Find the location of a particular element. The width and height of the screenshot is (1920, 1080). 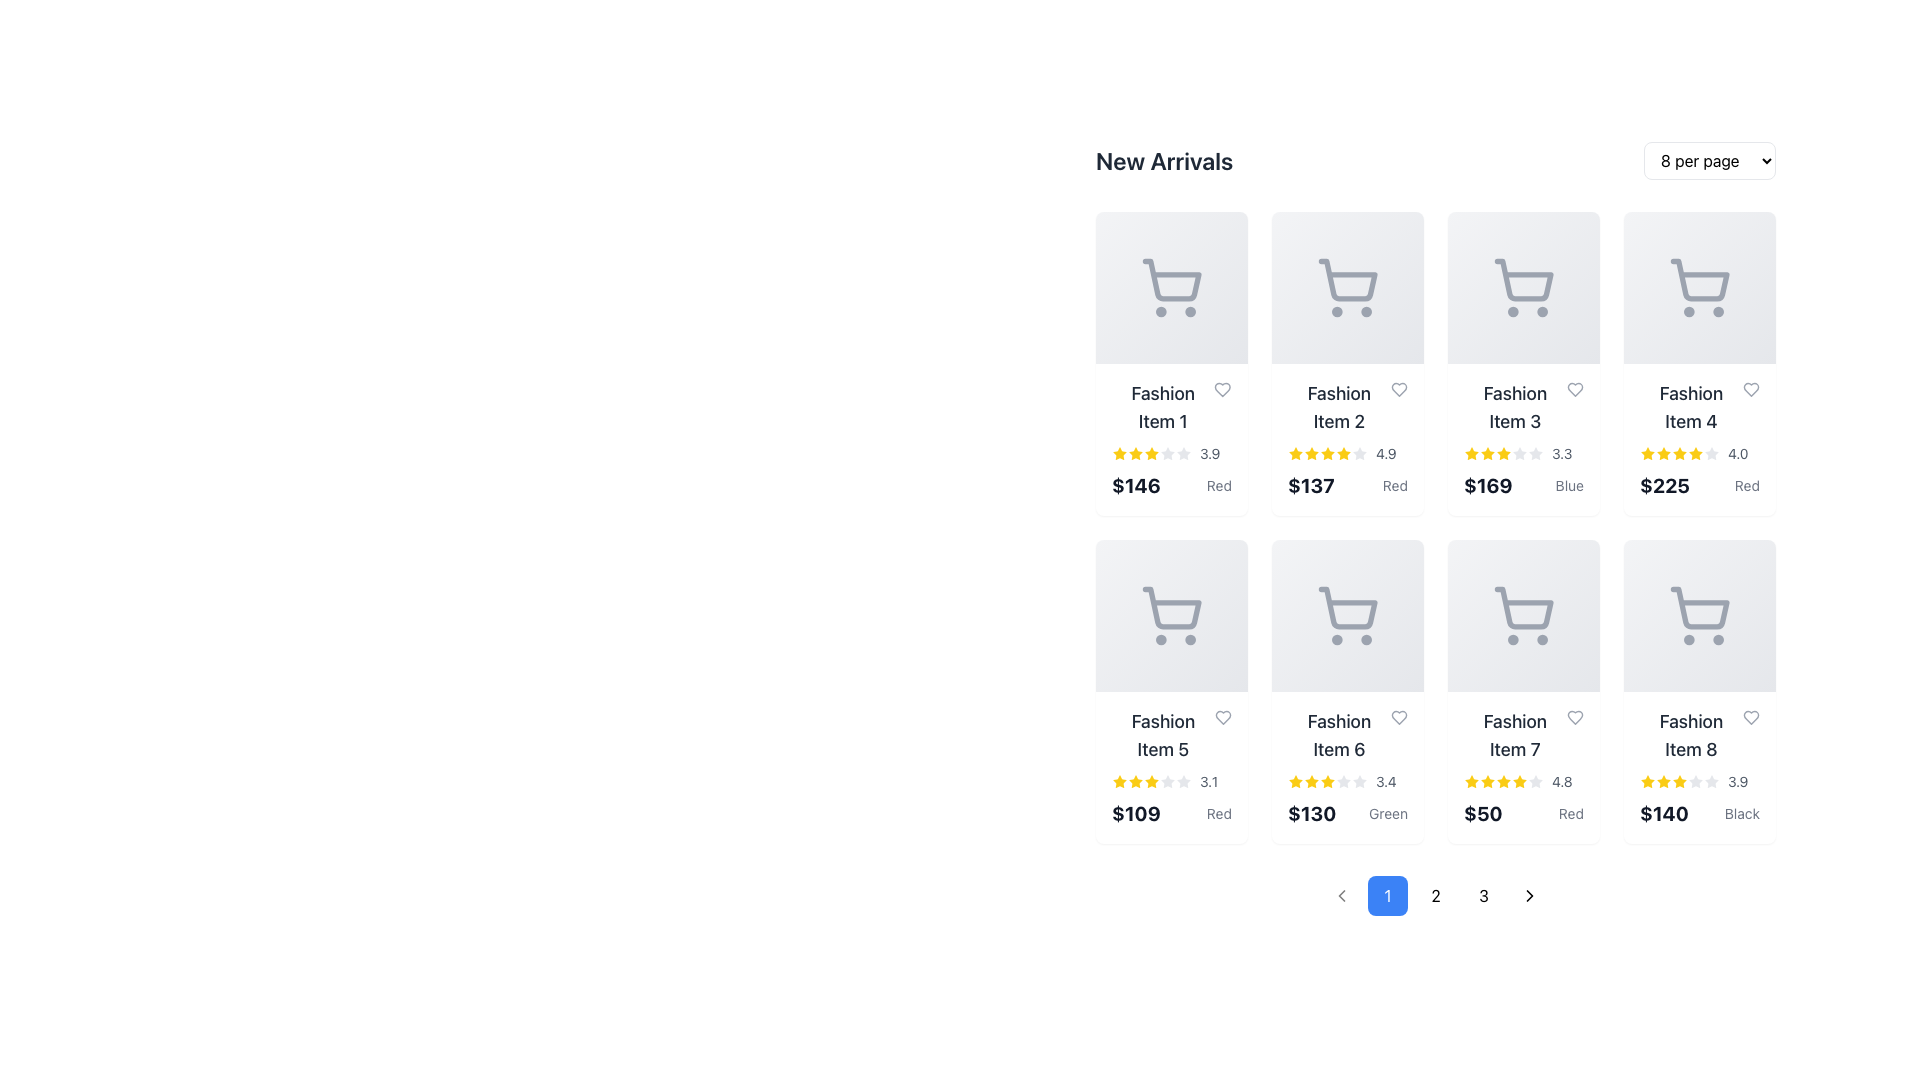

the shopping cart icon located in the upper section of the card displaying 'Fashion Item 2' in the second column of the 'New Arrivals' grid is located at coordinates (1348, 288).